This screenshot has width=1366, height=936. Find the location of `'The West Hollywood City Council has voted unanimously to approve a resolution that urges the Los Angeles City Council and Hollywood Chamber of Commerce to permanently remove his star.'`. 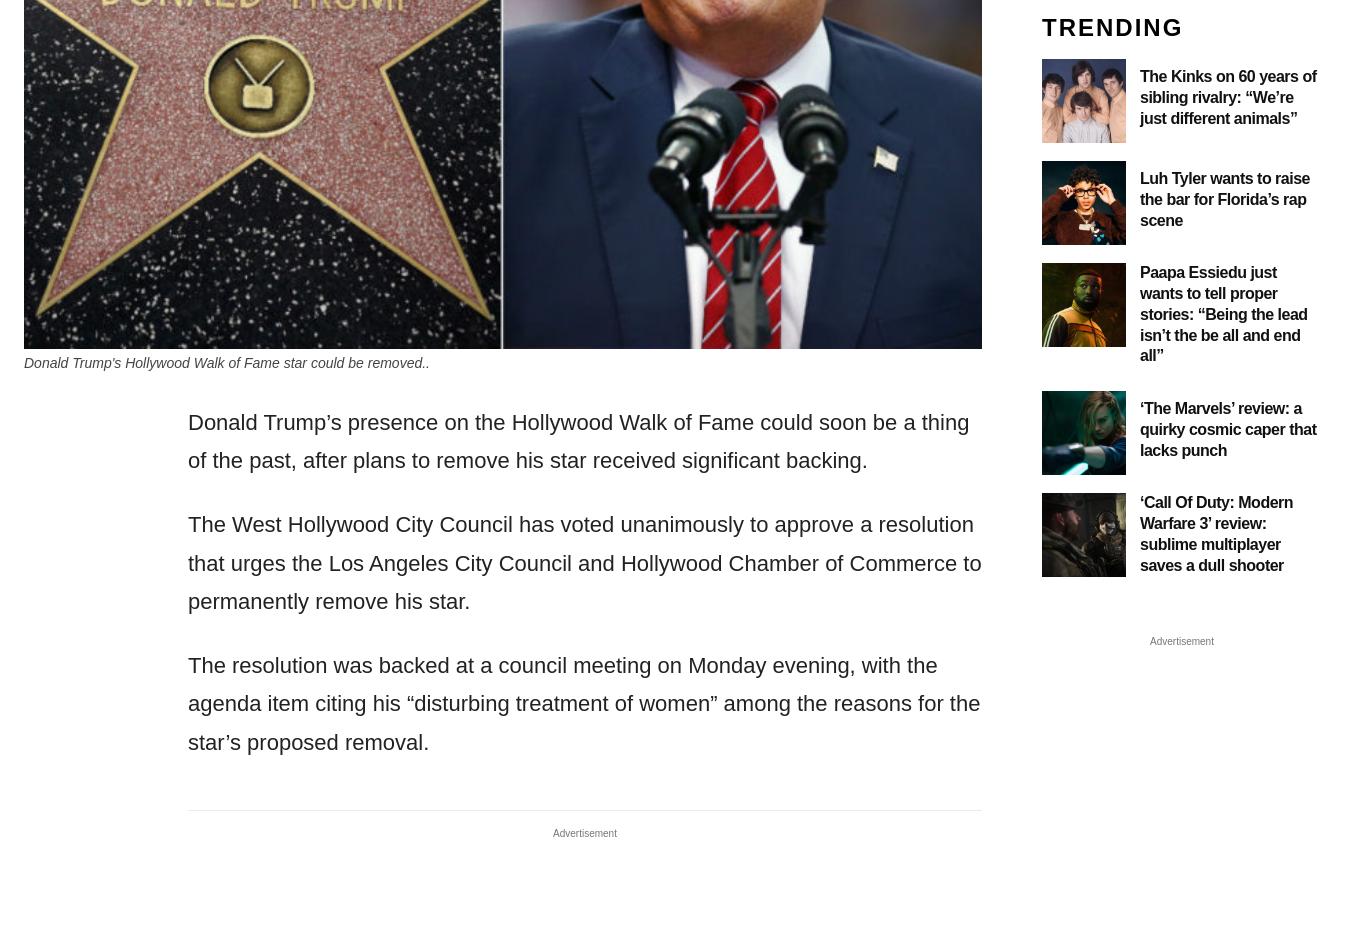

'The West Hollywood City Council has voted unanimously to approve a resolution that urges the Los Angeles City Council and Hollywood Chamber of Commerce to permanently remove his star.' is located at coordinates (583, 561).